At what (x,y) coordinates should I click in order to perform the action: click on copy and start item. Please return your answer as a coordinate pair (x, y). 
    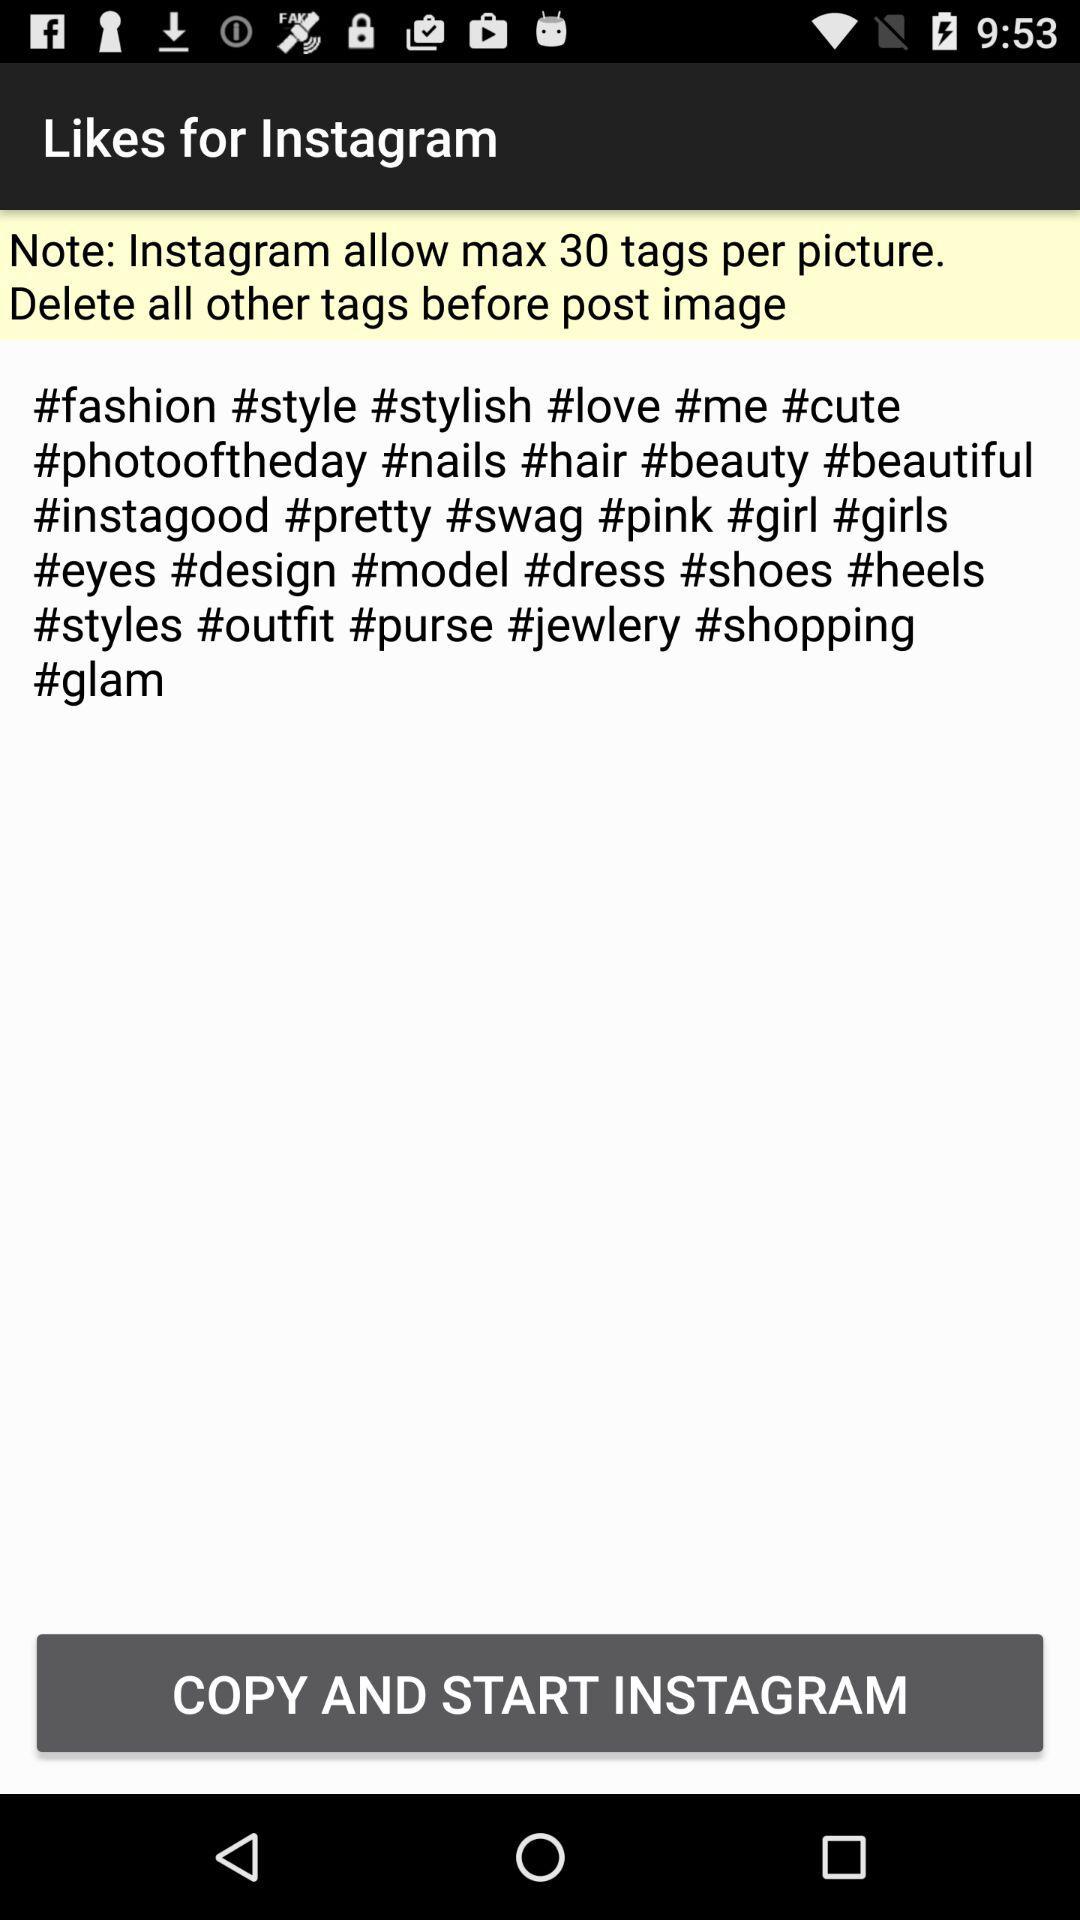
    Looking at the image, I should click on (540, 1692).